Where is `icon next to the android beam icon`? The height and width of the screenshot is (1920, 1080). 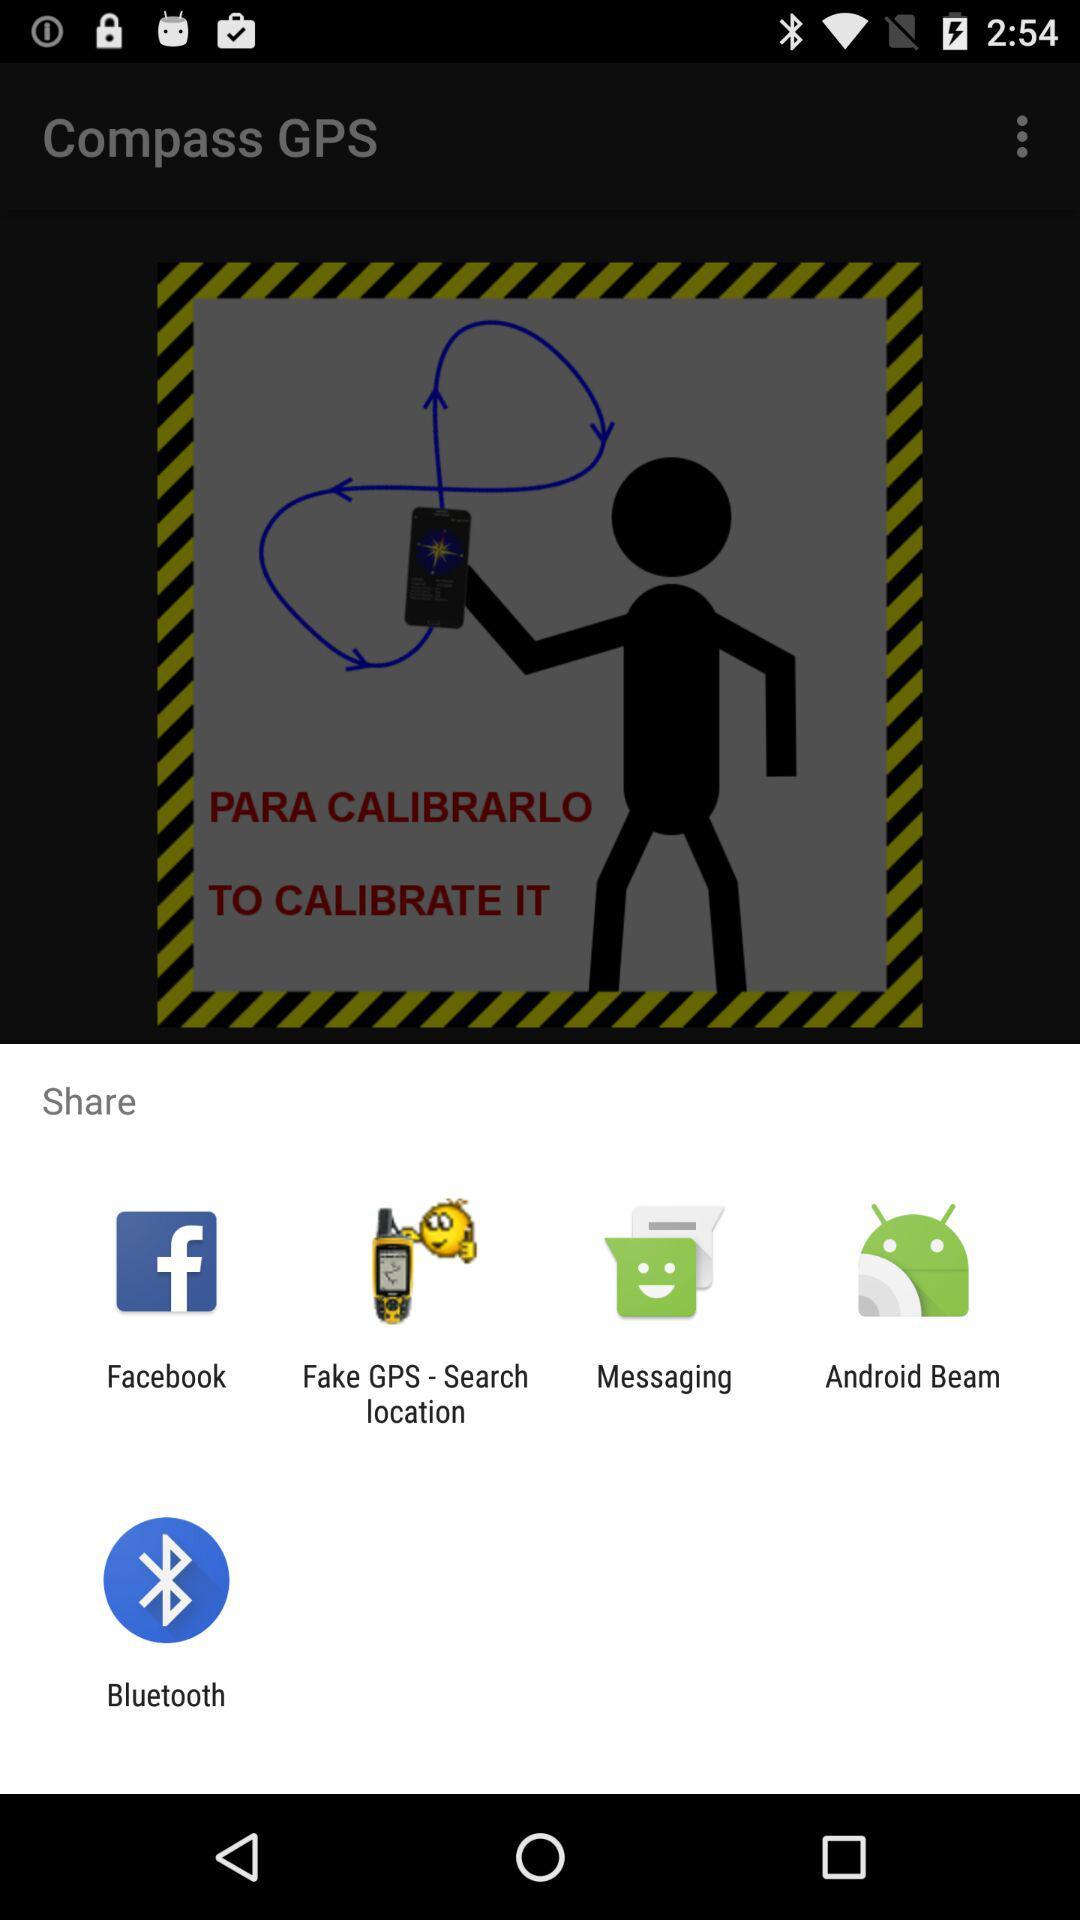
icon next to the android beam icon is located at coordinates (664, 1392).